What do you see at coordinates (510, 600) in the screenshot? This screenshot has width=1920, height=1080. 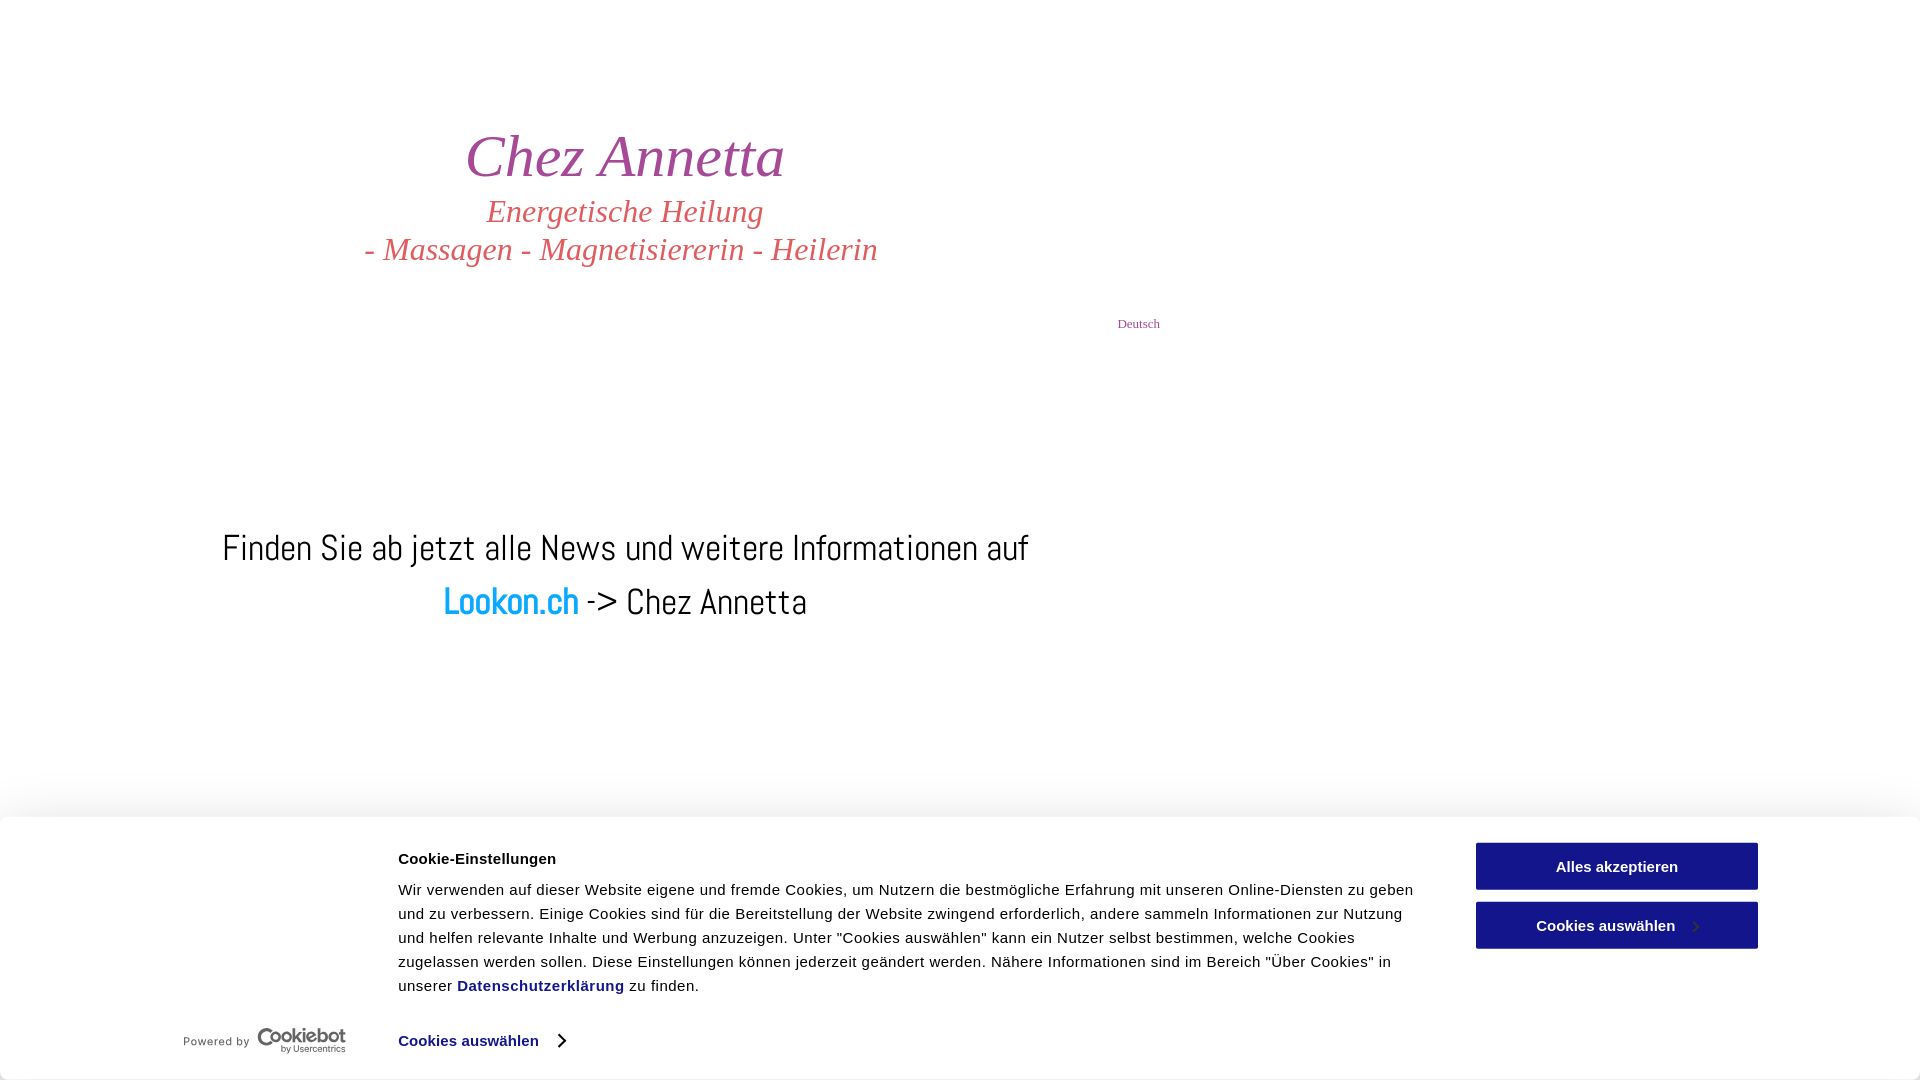 I see `'Lookon.ch'` at bounding box center [510, 600].